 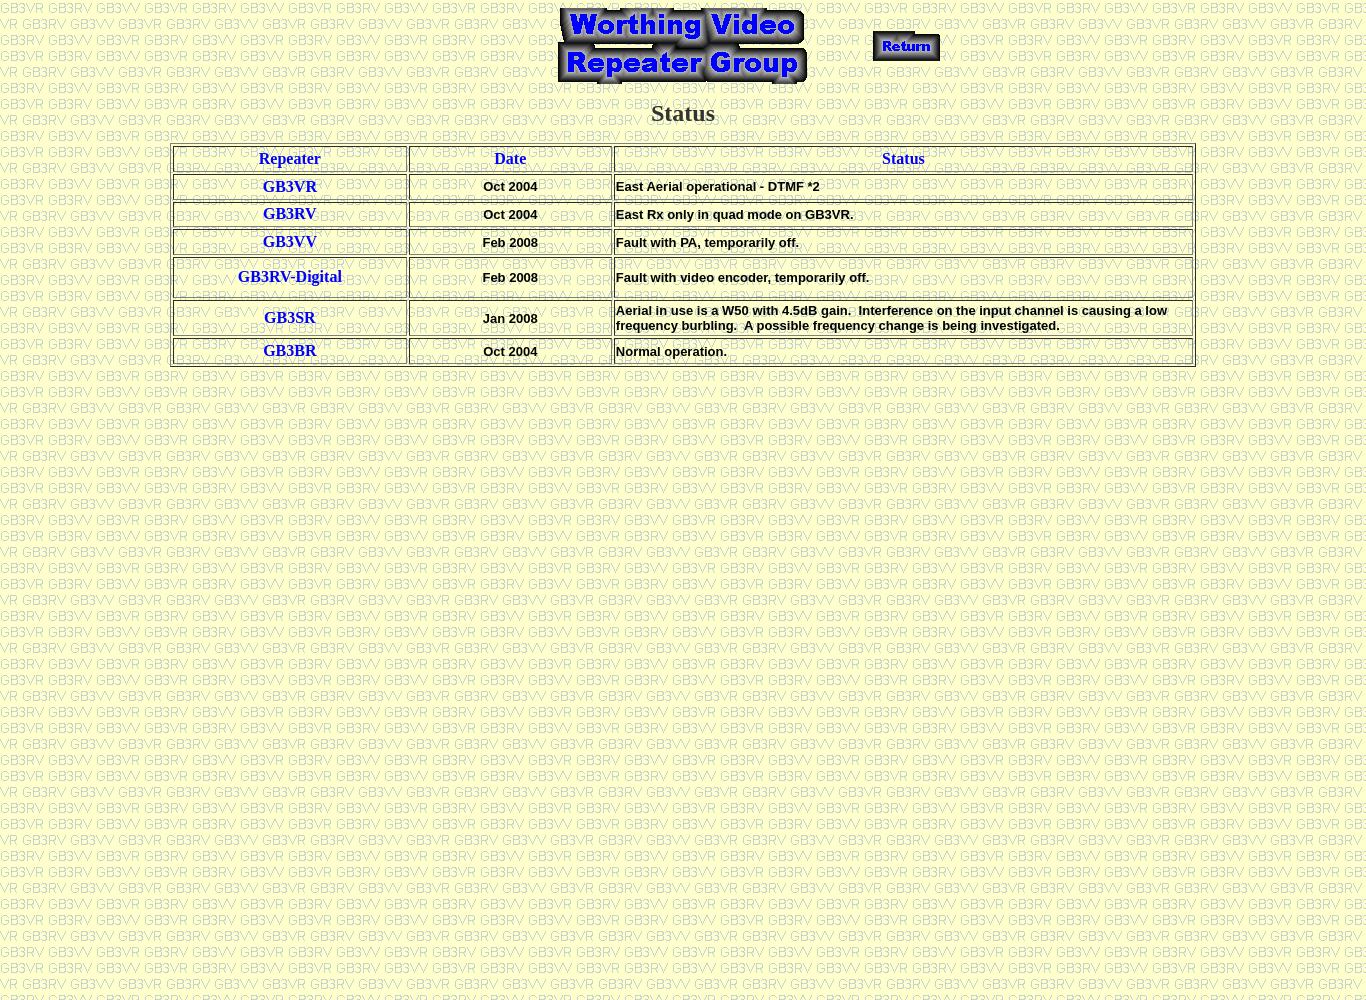 What do you see at coordinates (669, 349) in the screenshot?
I see `'Normal operation.'` at bounding box center [669, 349].